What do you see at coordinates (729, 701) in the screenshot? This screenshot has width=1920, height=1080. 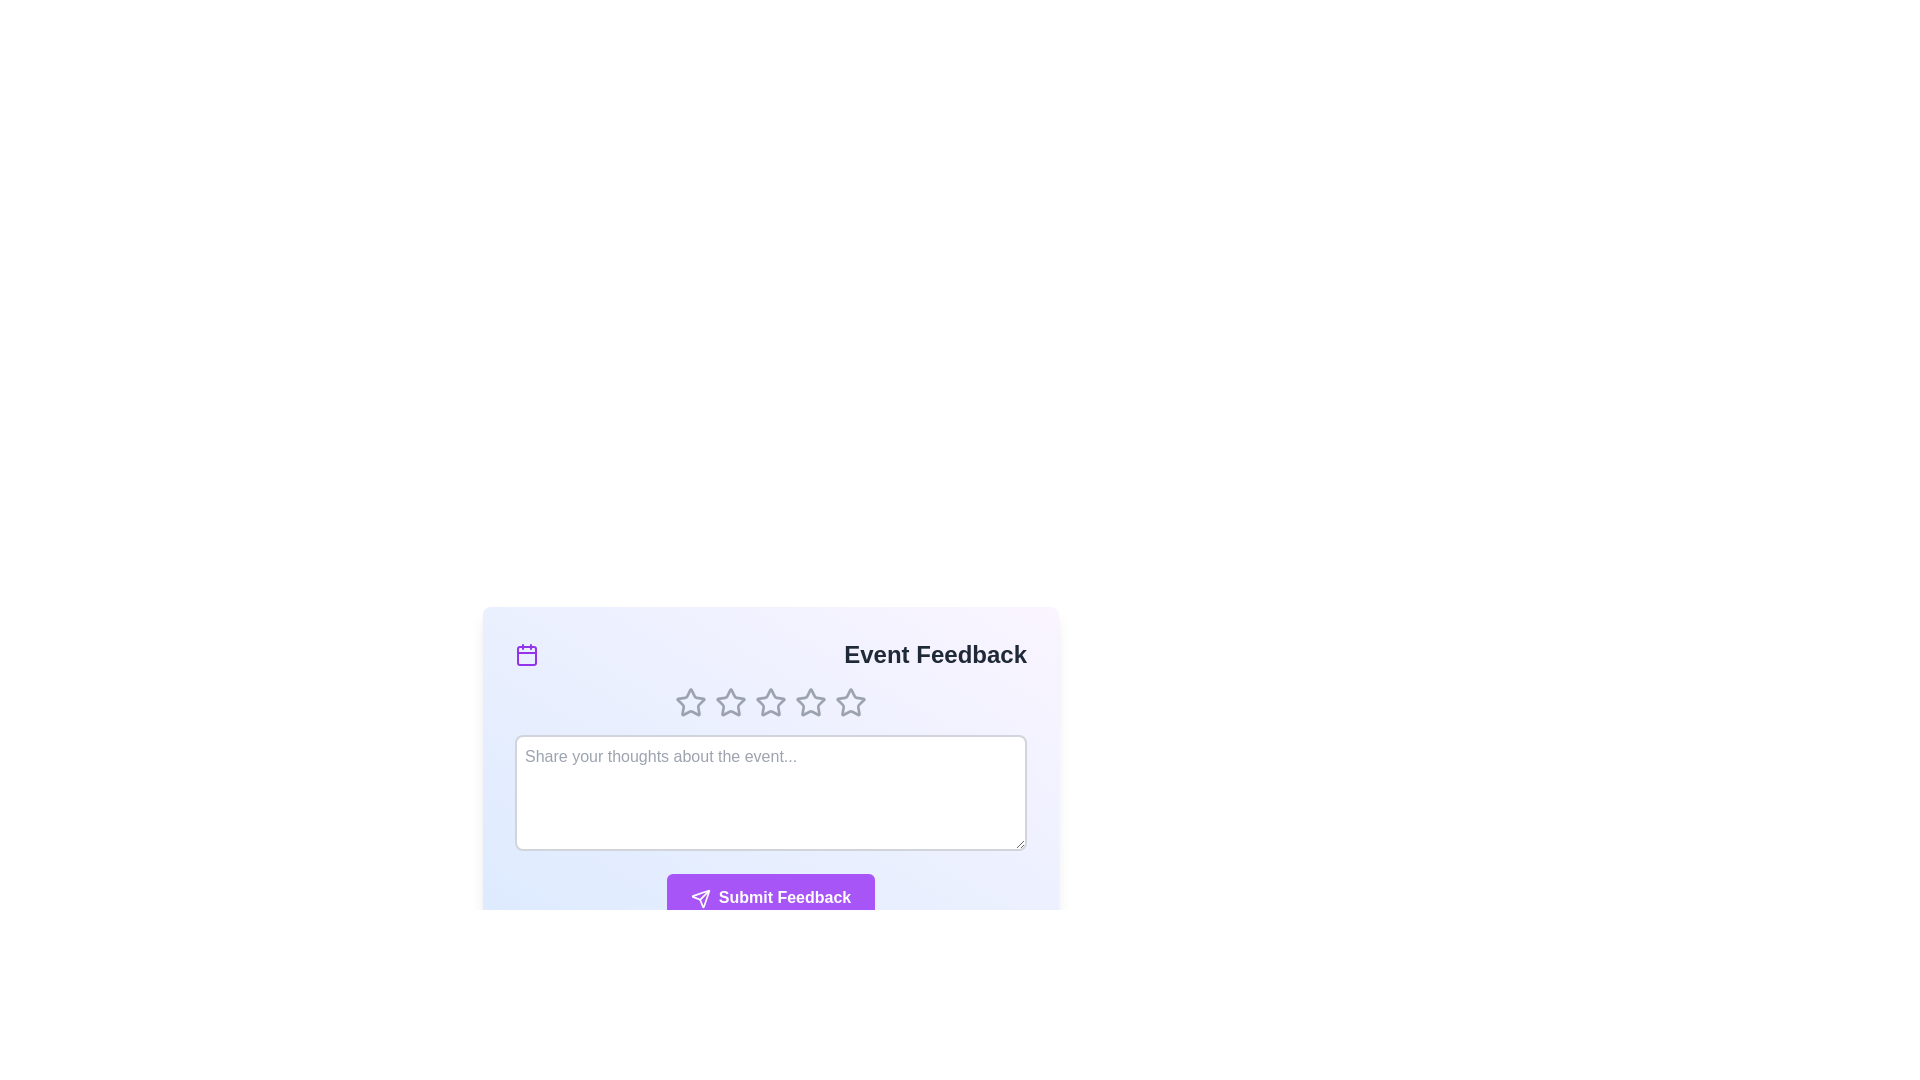 I see `the second star-shaped rating icon in the feedback form` at bounding box center [729, 701].